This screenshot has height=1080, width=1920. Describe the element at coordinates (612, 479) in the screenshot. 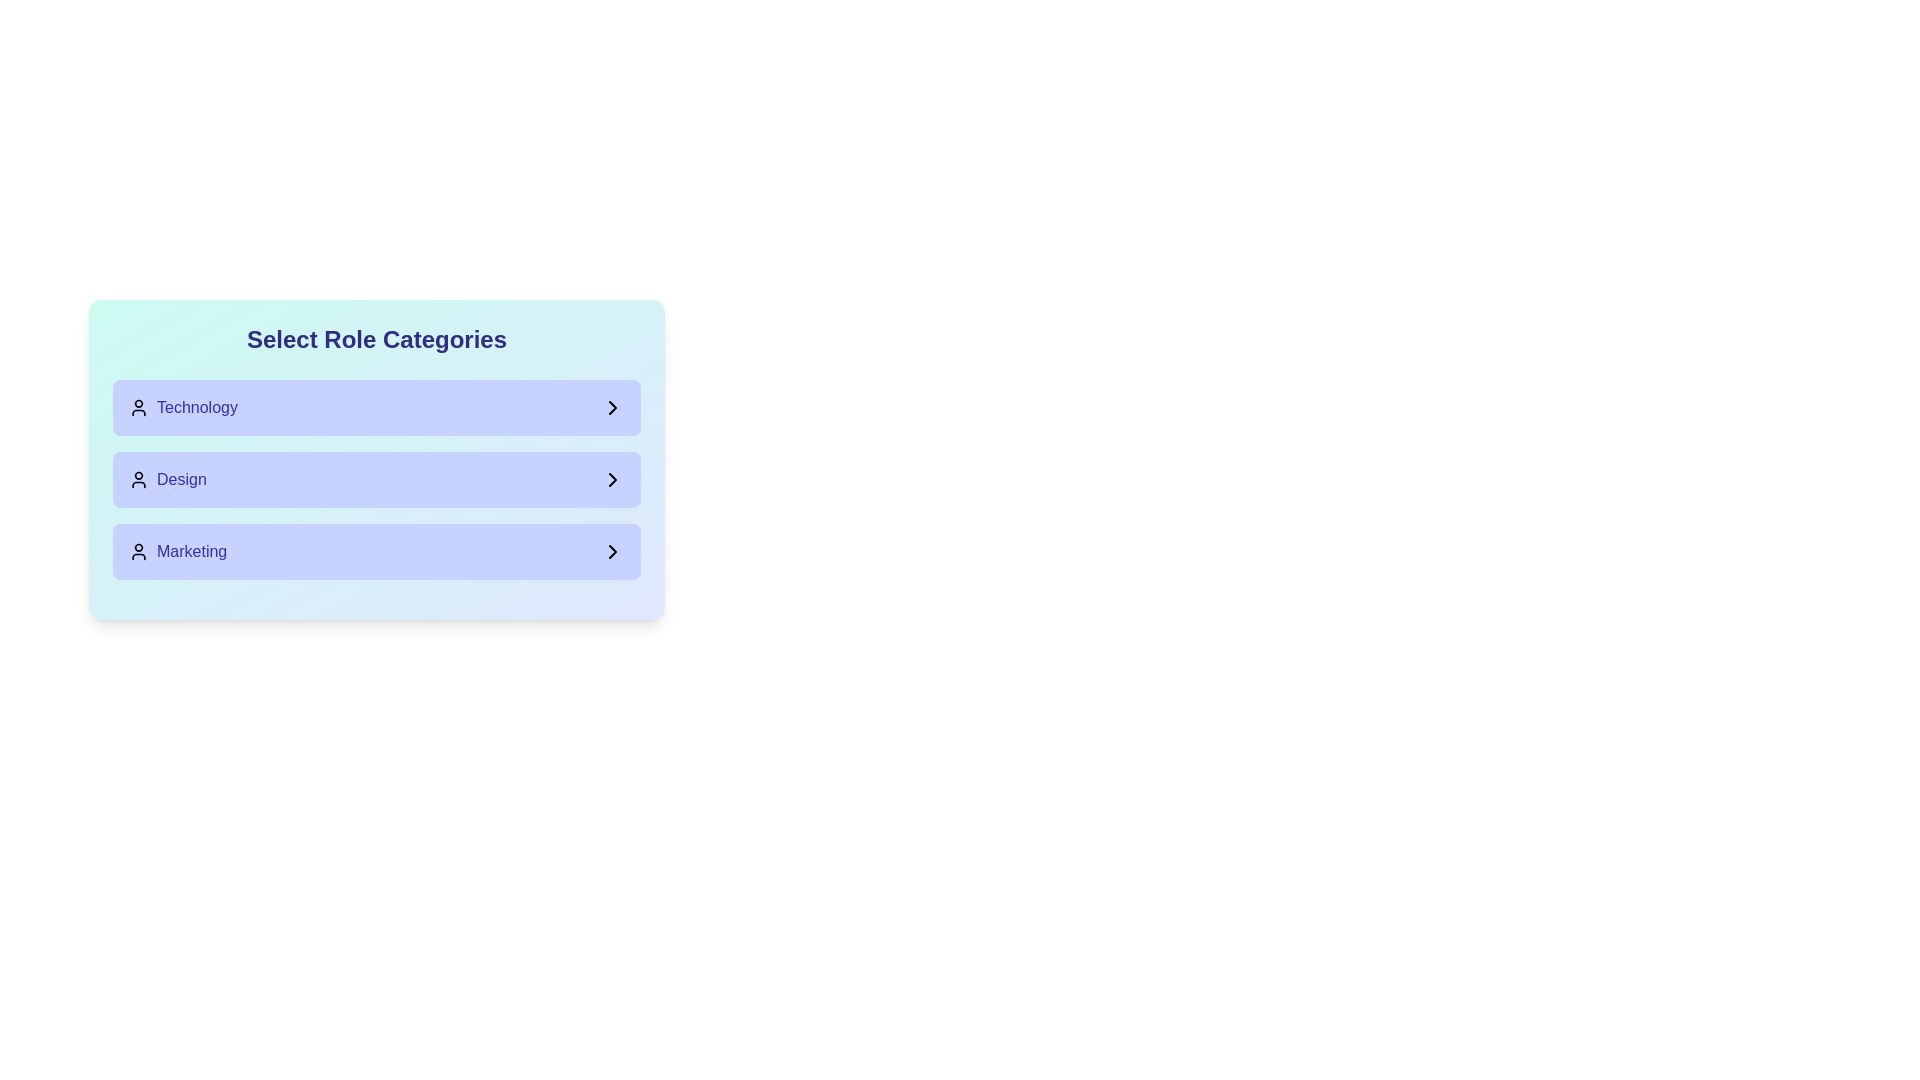

I see `the right-pointing chevron icon with a black outline at the far-right end of the 'Design' list item row under the 'Select Role Categories' section to proceed to a new page or view` at that location.